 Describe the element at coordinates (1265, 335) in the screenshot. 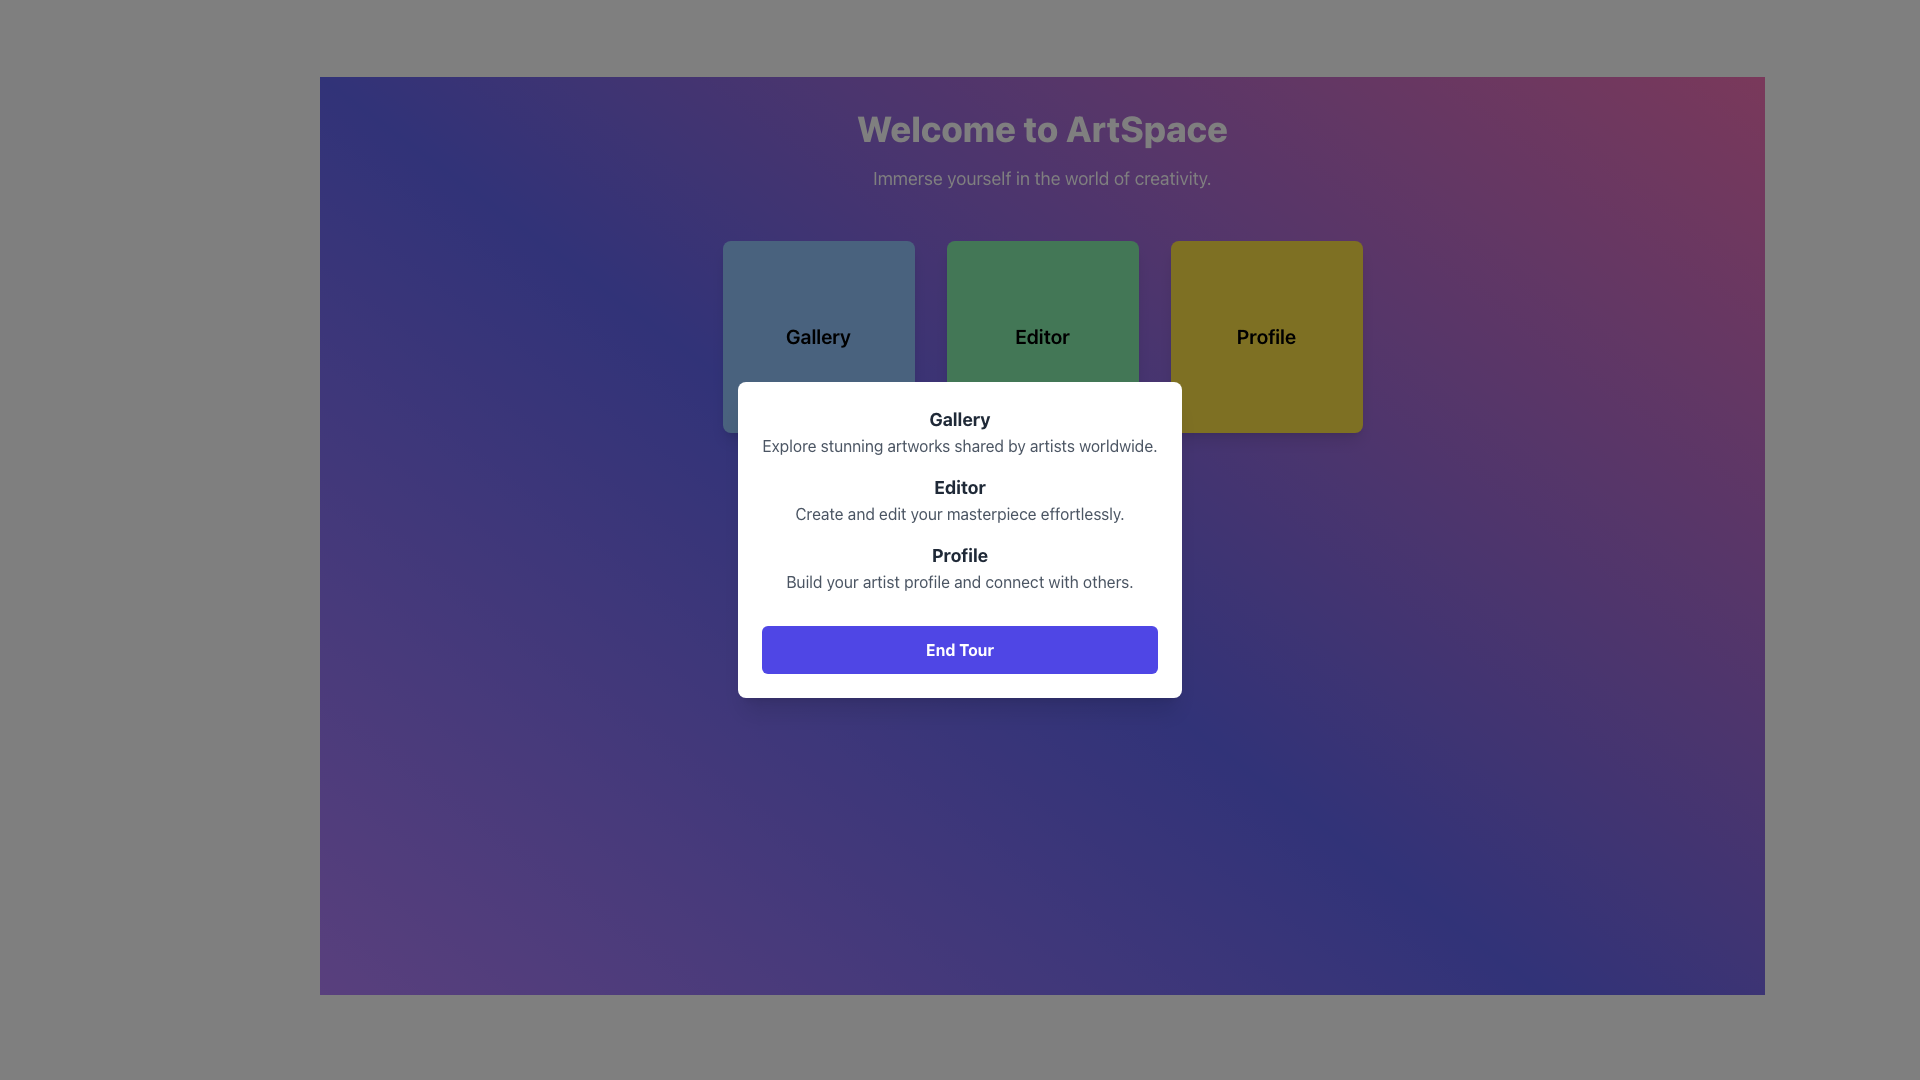

I see `the 'Profile' button, which is a square-shaped component with a yellow background and the text 'Profile' in bold black font` at that location.